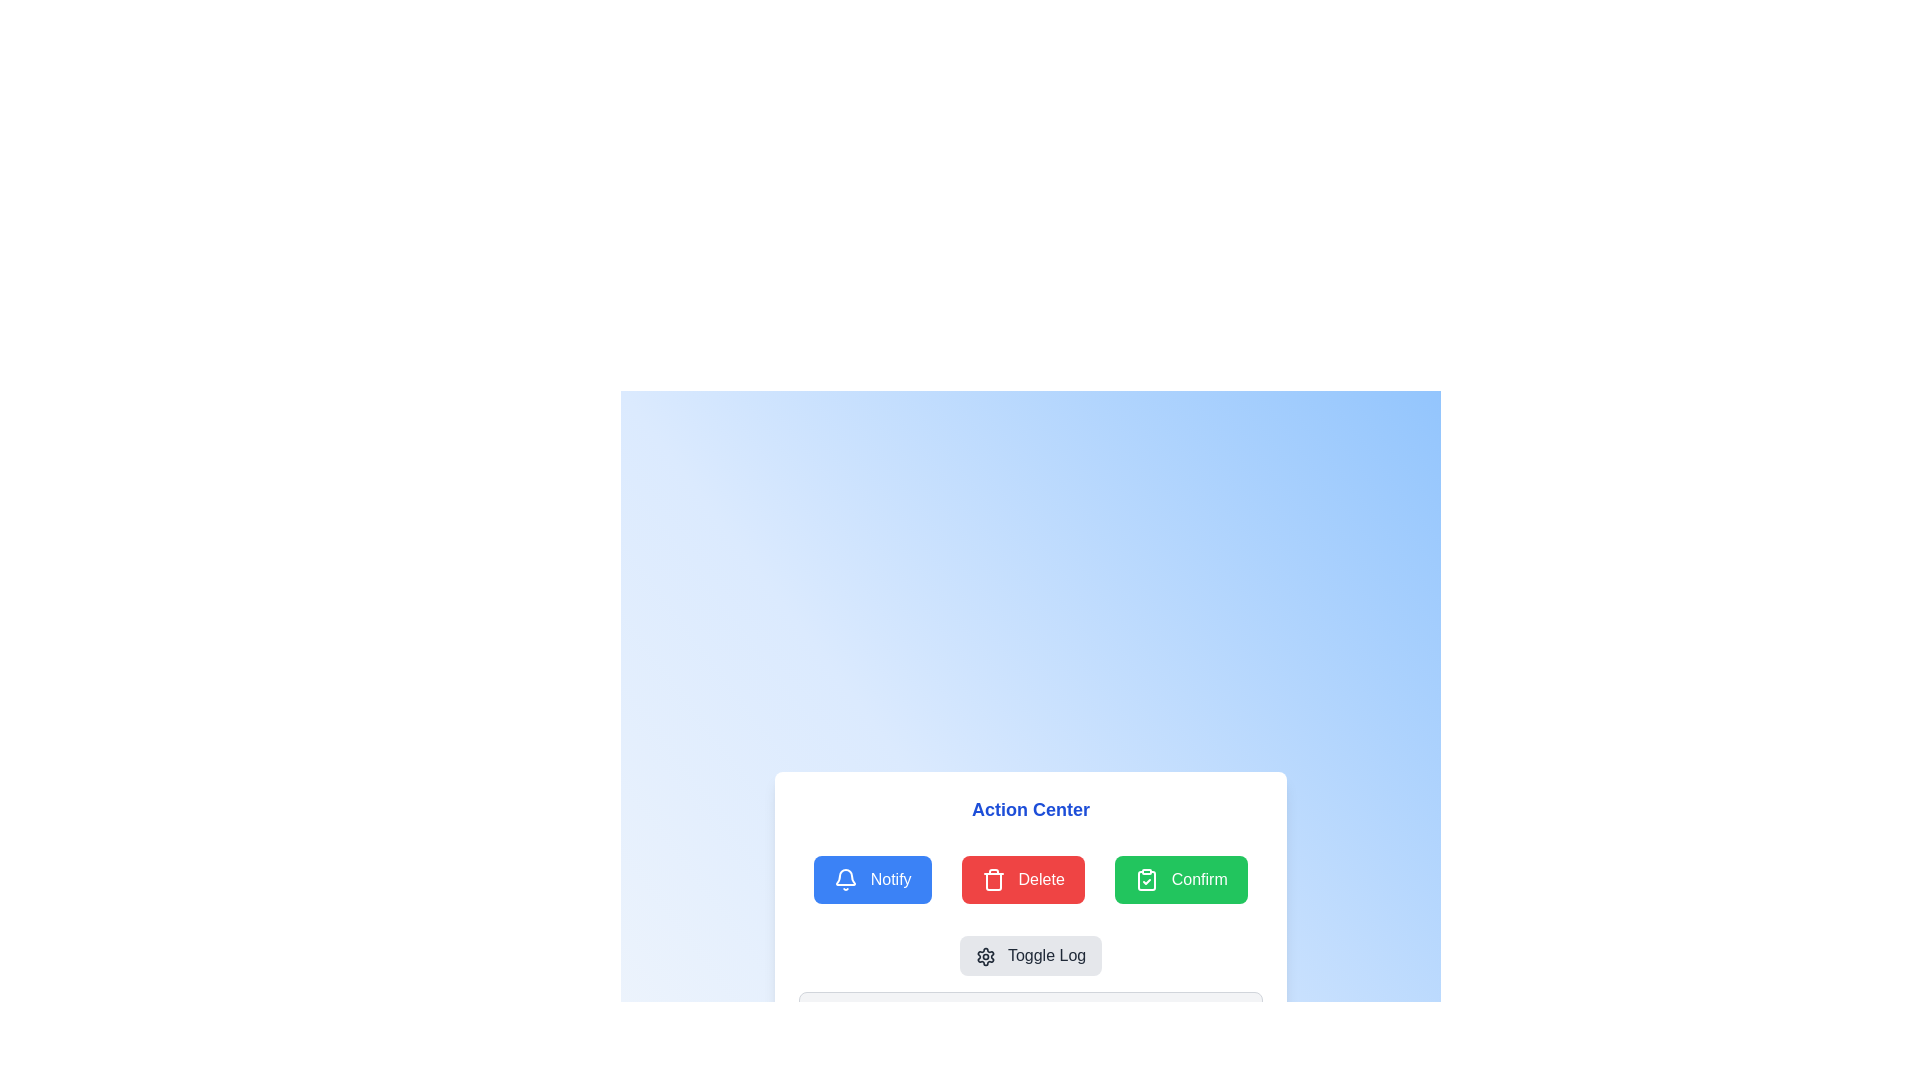 The image size is (1920, 1080). What do you see at coordinates (994, 881) in the screenshot?
I see `the trash can icon within the 'Delete' button located in the central action bar of the interface` at bounding box center [994, 881].